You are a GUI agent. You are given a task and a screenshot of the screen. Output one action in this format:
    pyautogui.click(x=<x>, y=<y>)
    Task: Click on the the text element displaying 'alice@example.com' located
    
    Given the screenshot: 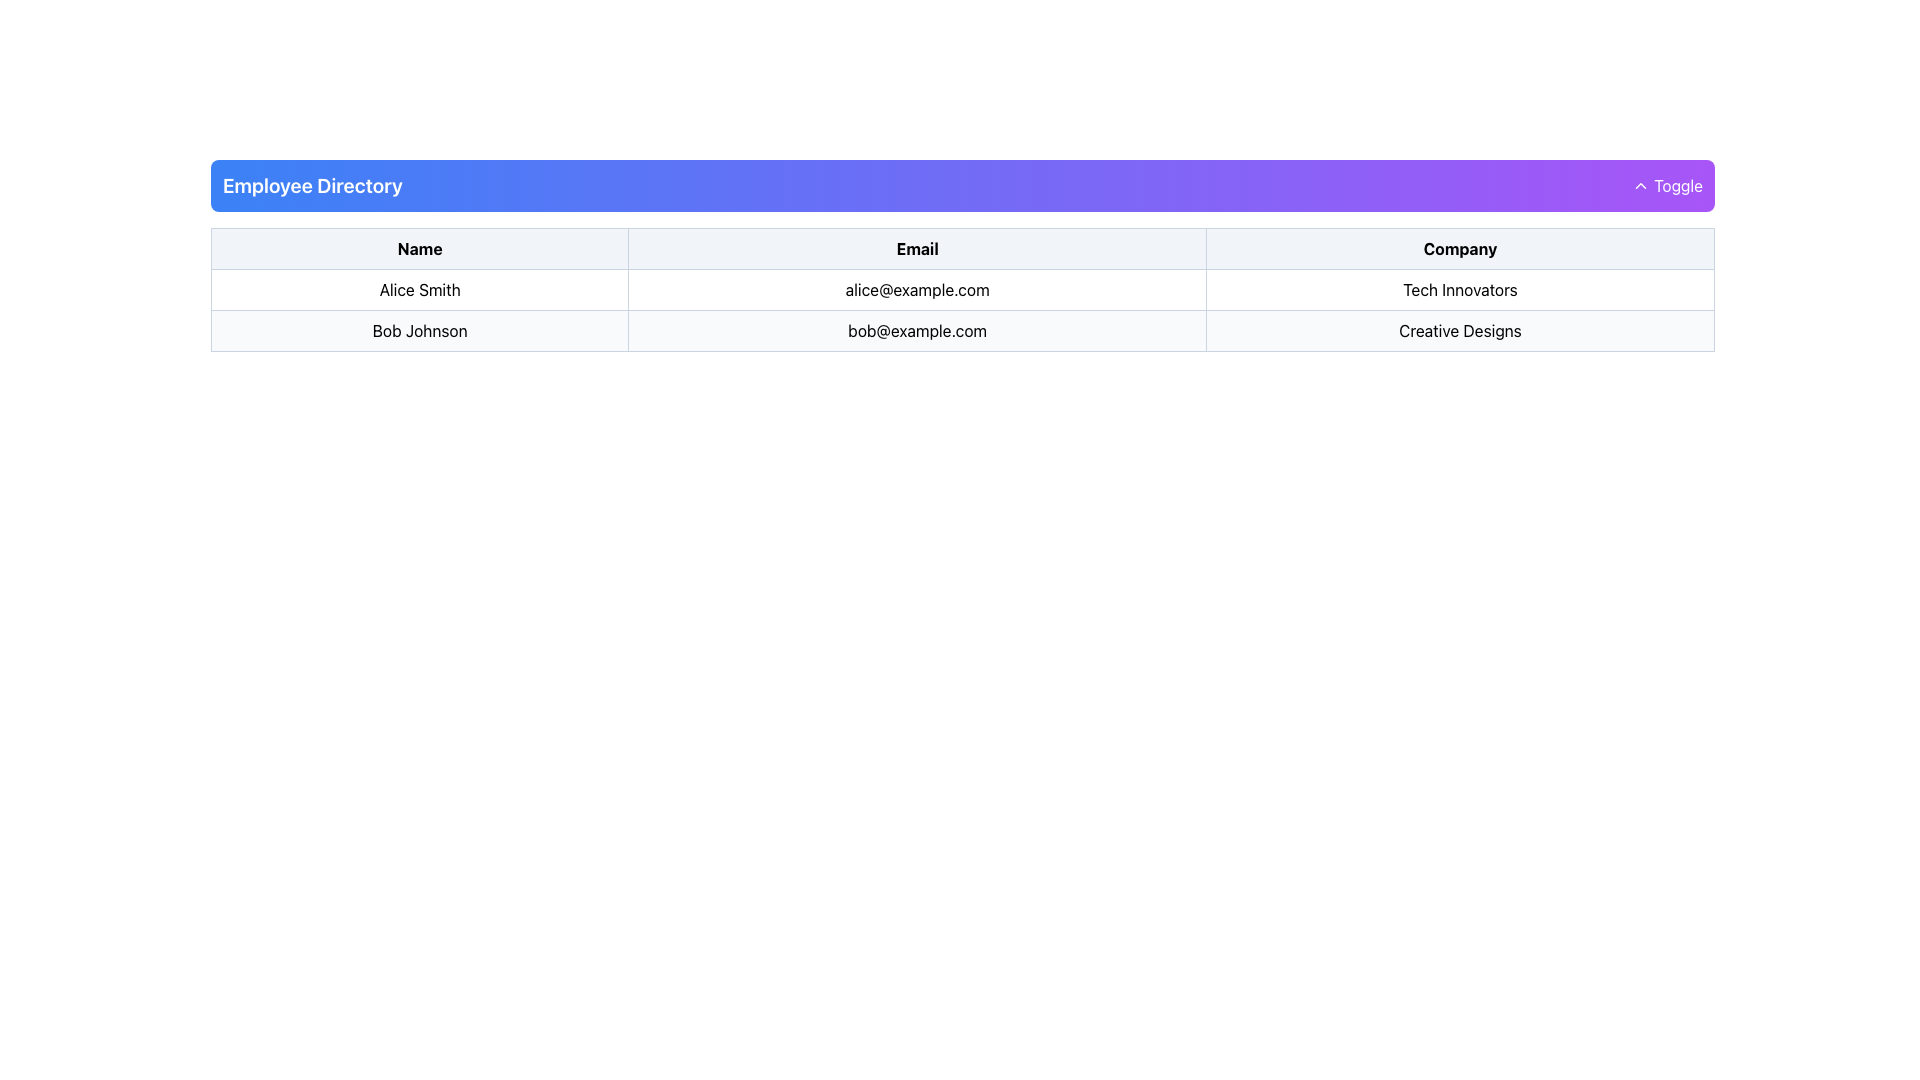 What is the action you would take?
    pyautogui.click(x=916, y=289)
    